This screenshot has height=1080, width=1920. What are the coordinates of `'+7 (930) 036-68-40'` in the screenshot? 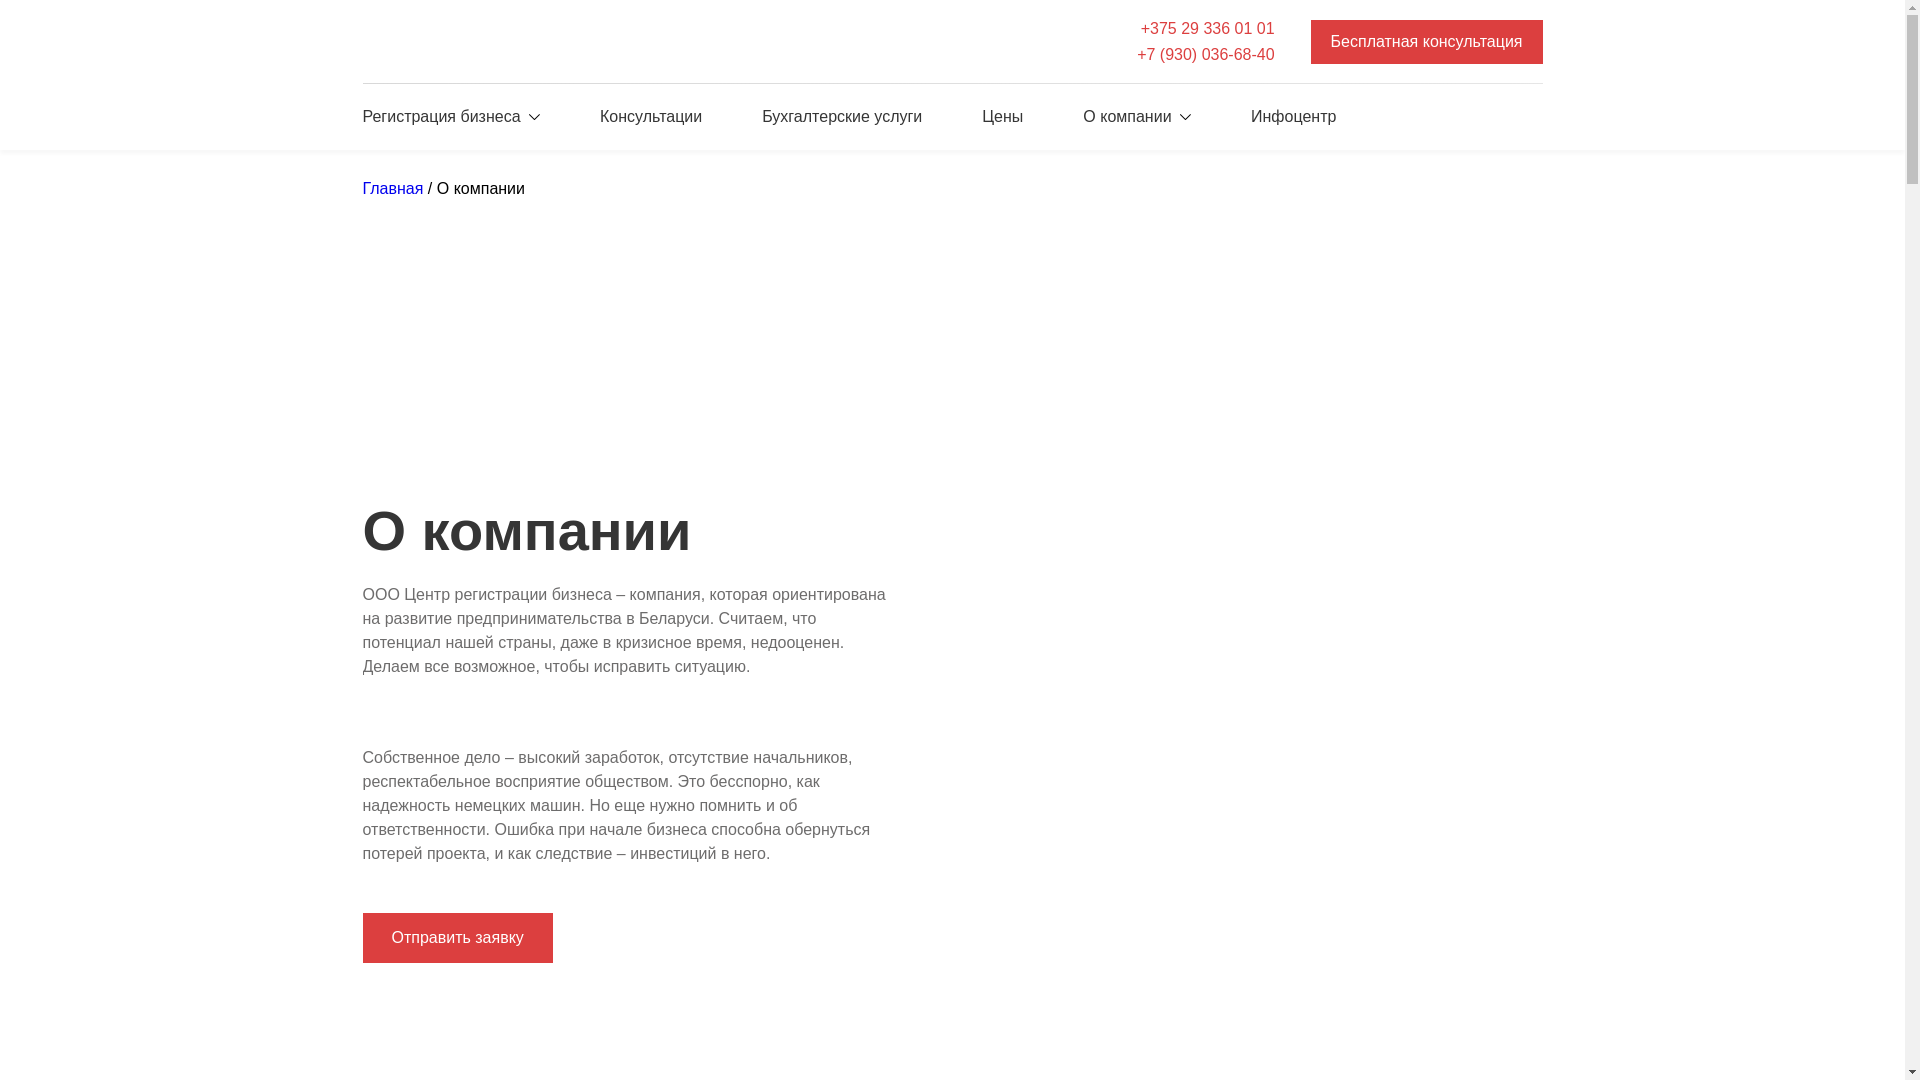 It's located at (1204, 53).